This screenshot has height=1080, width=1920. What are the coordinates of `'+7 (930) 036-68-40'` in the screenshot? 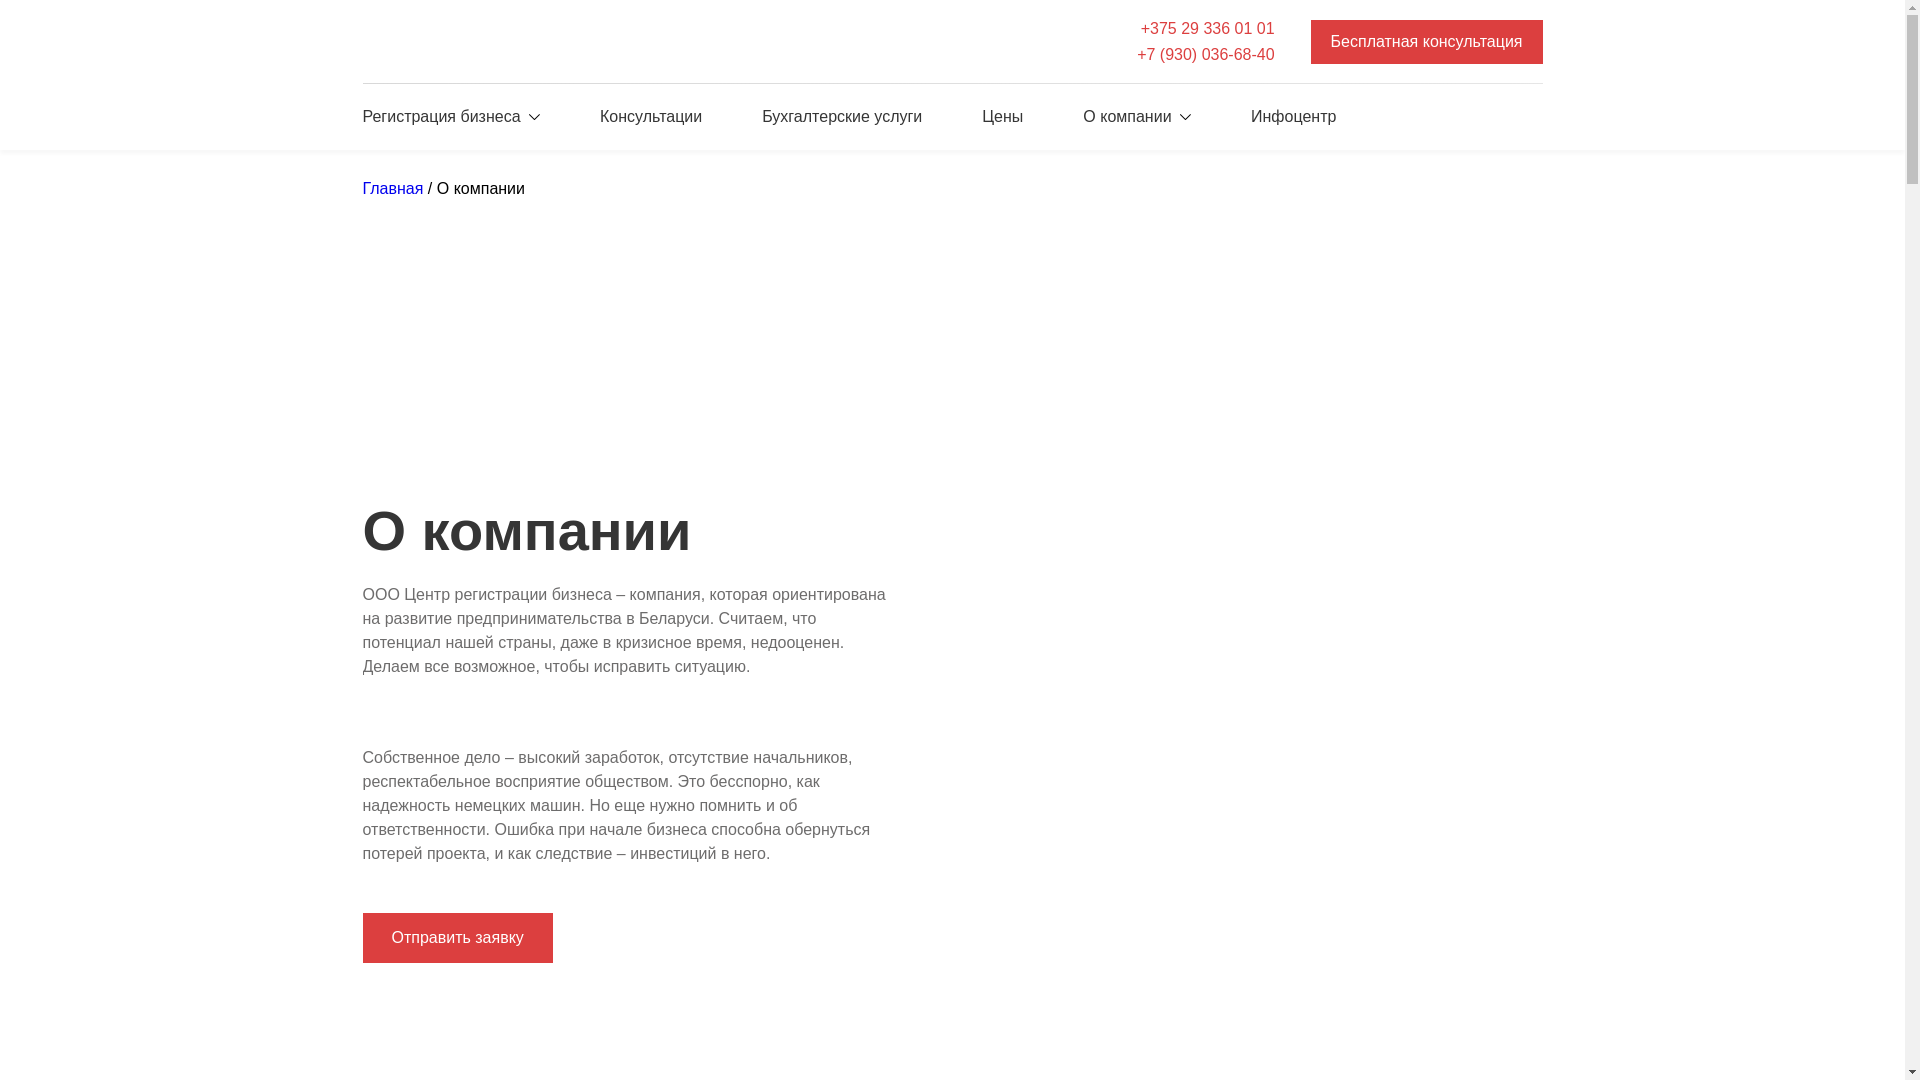 It's located at (1204, 53).